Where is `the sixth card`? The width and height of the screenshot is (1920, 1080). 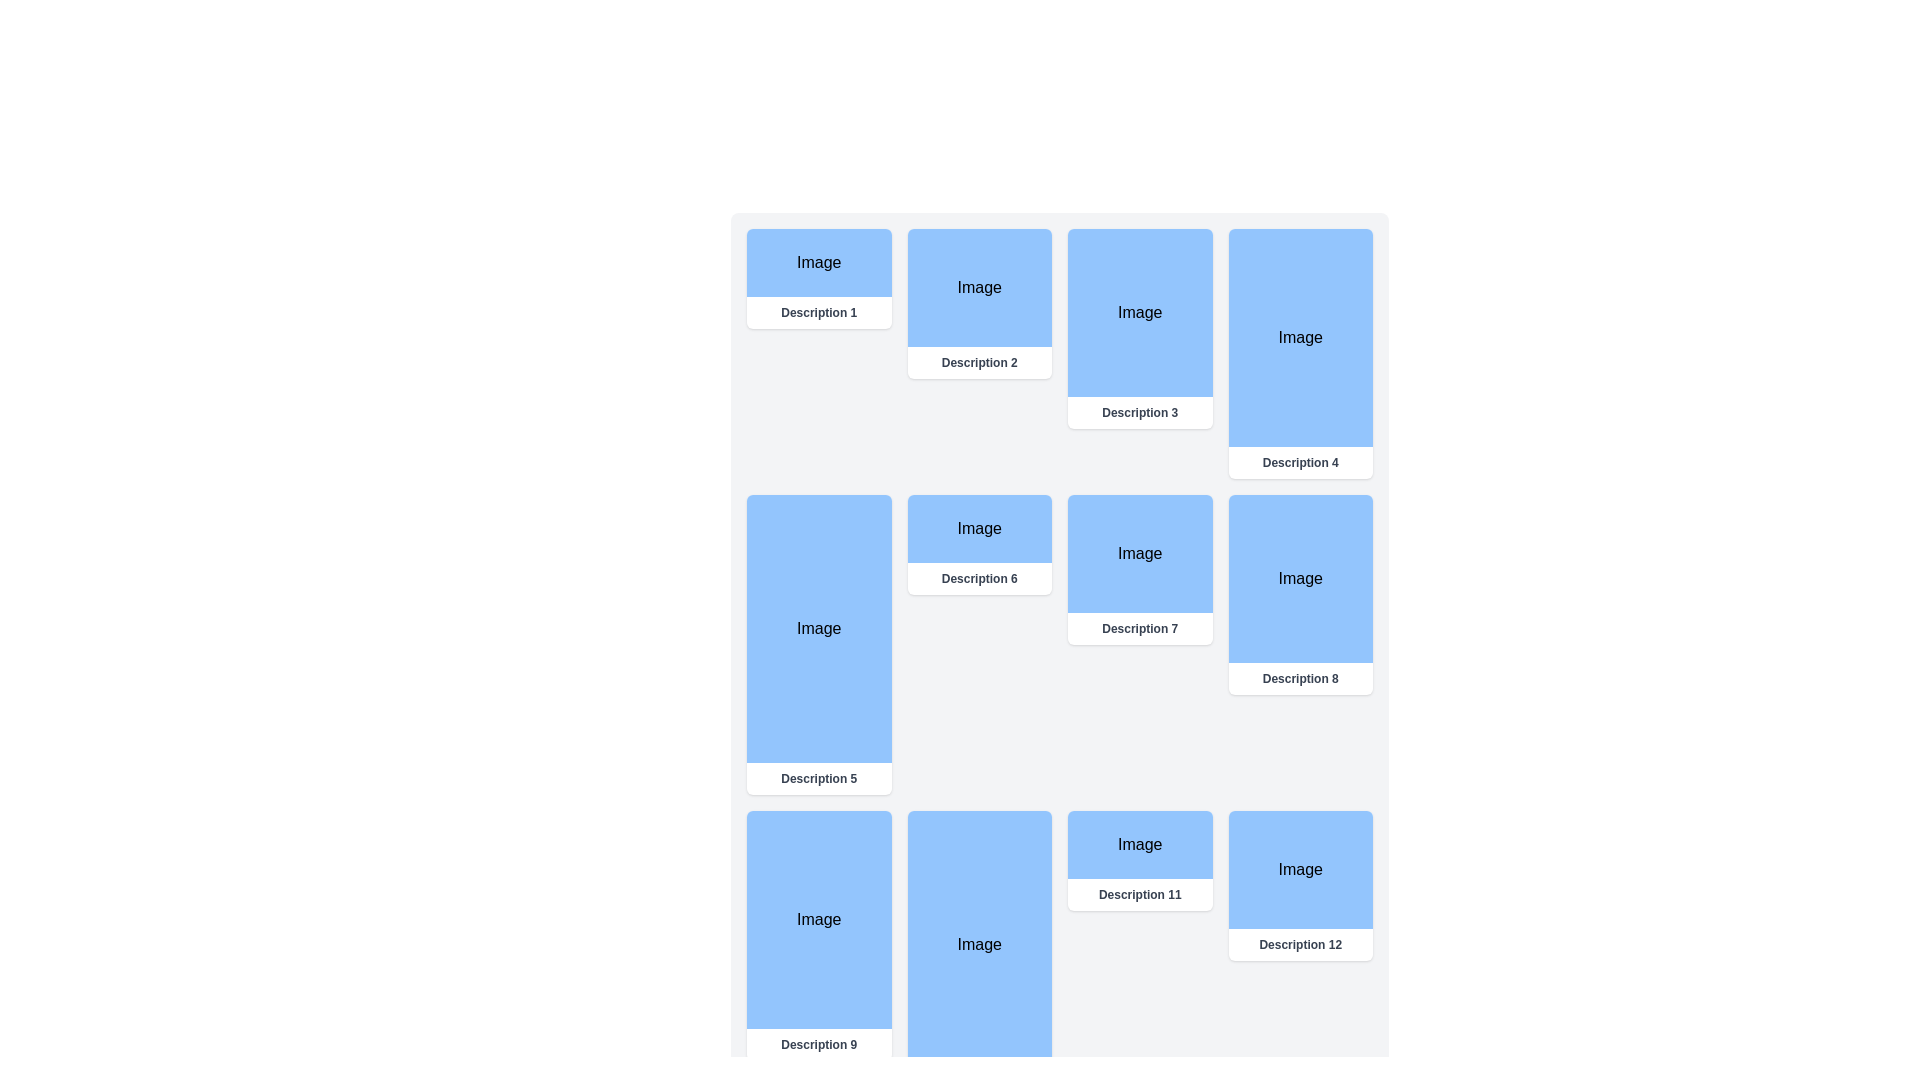
the sixth card is located at coordinates (979, 544).